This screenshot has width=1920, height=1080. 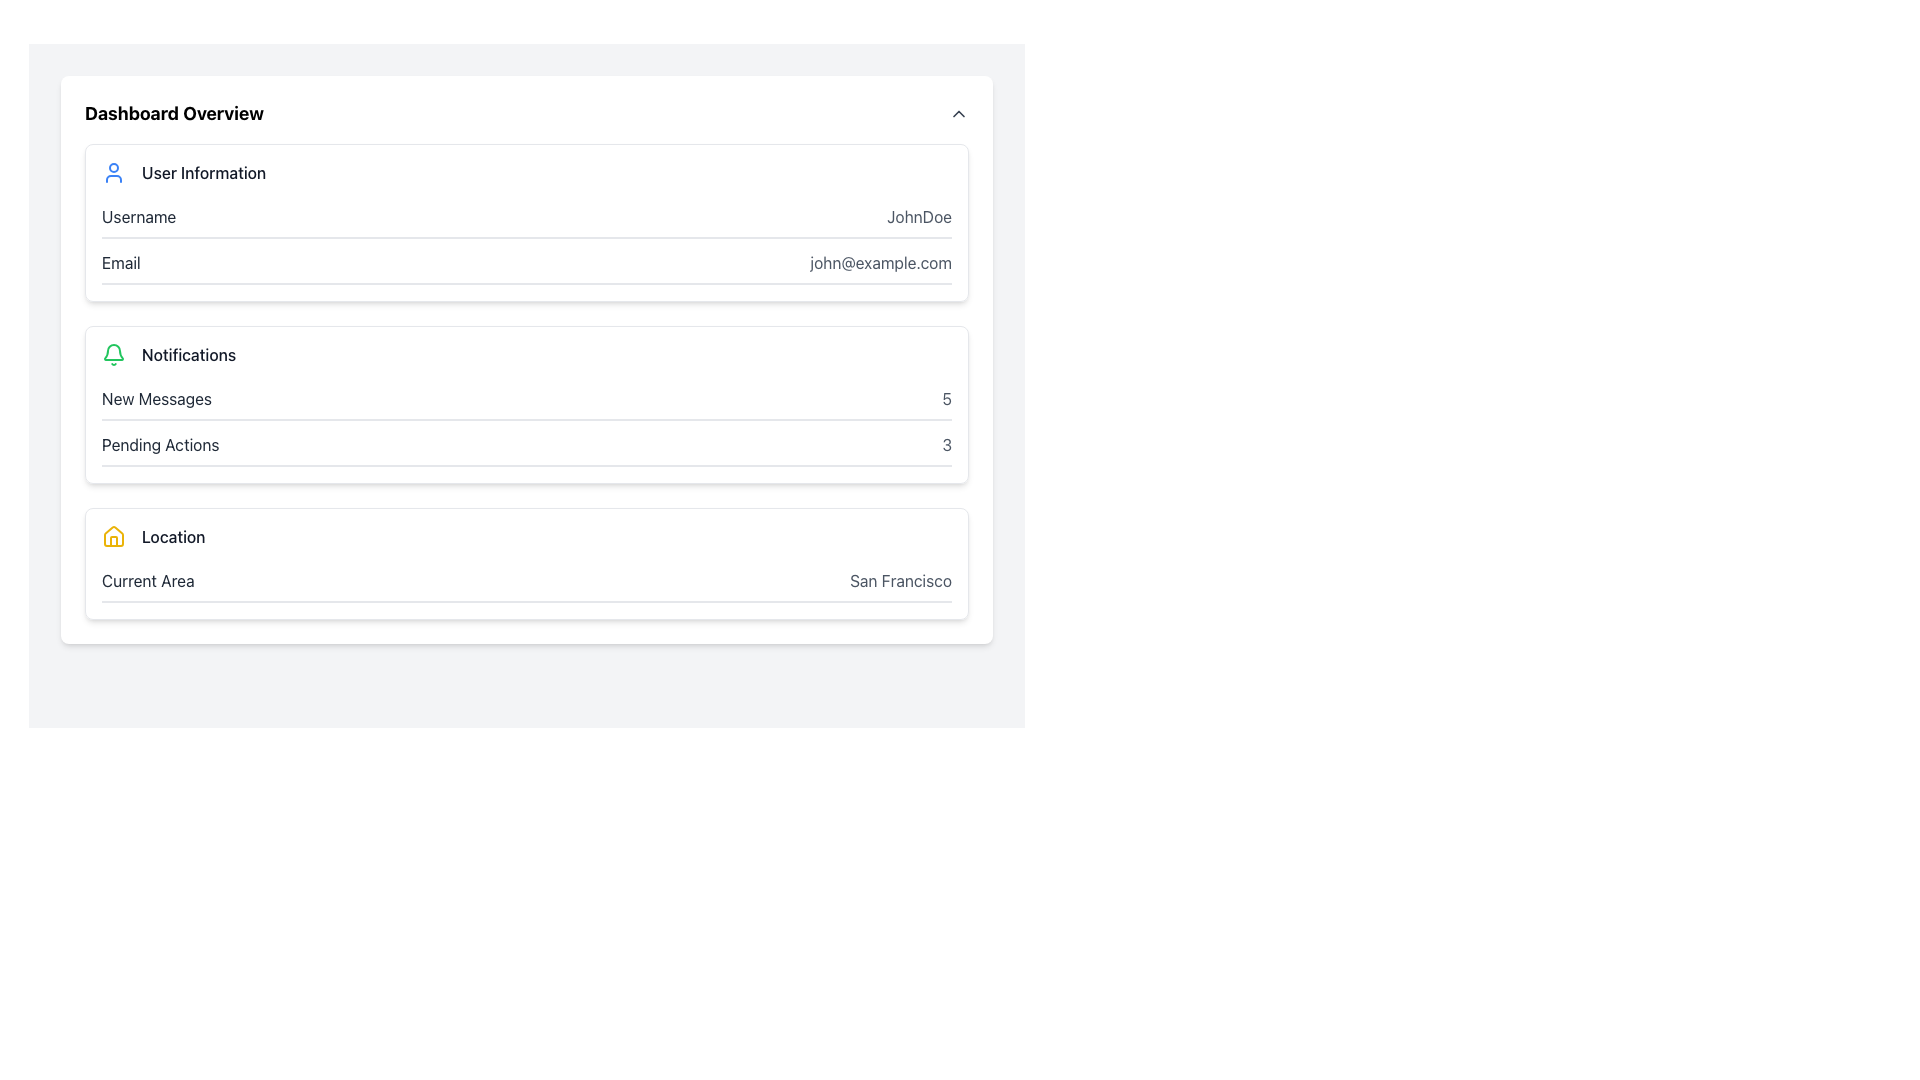 I want to click on the static text display showing 'JohnDoe' in gray font, which is located in the 'User Information' section of the dashboard interface, so click(x=918, y=216).